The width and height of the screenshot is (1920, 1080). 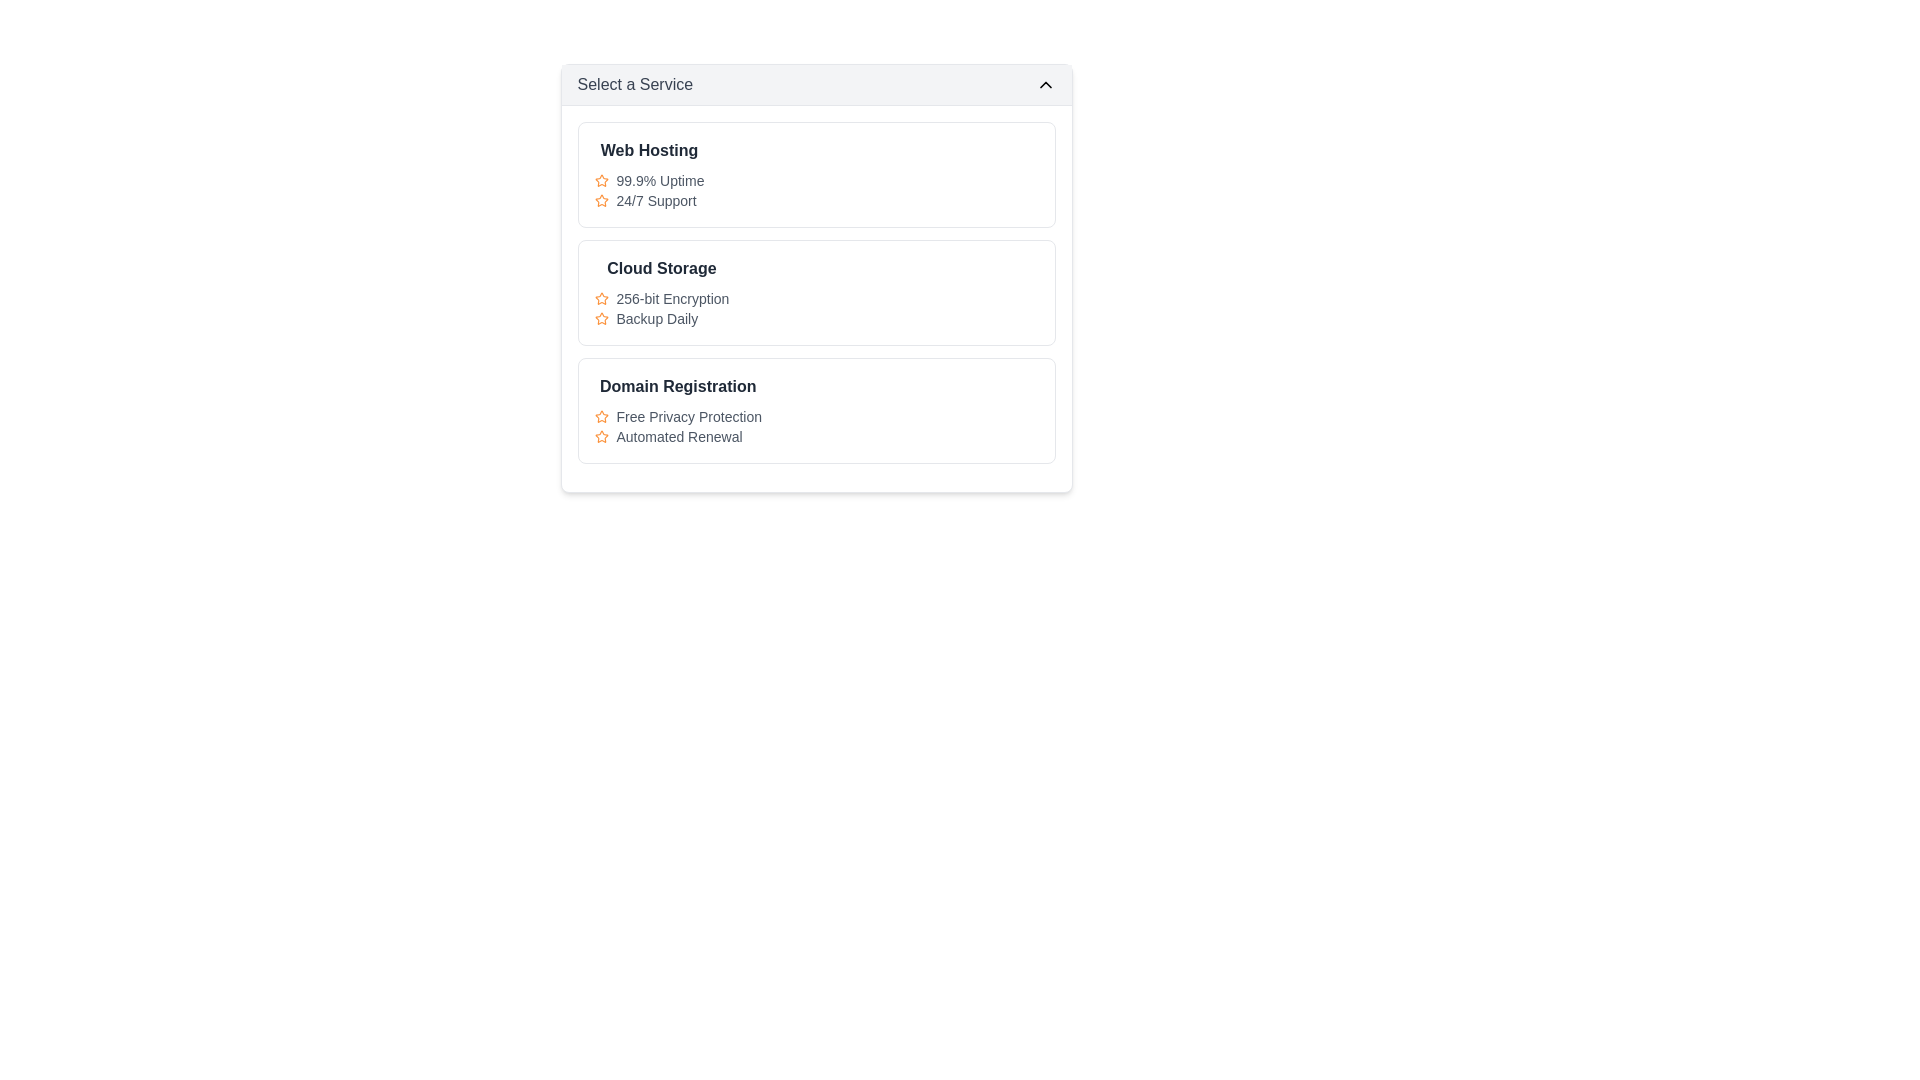 I want to click on text block containing '99.9% Uptime' and '24/7 Support' with orange star icons, located below the 'Web Hosting' title in the 'Select a Service' section, so click(x=649, y=191).